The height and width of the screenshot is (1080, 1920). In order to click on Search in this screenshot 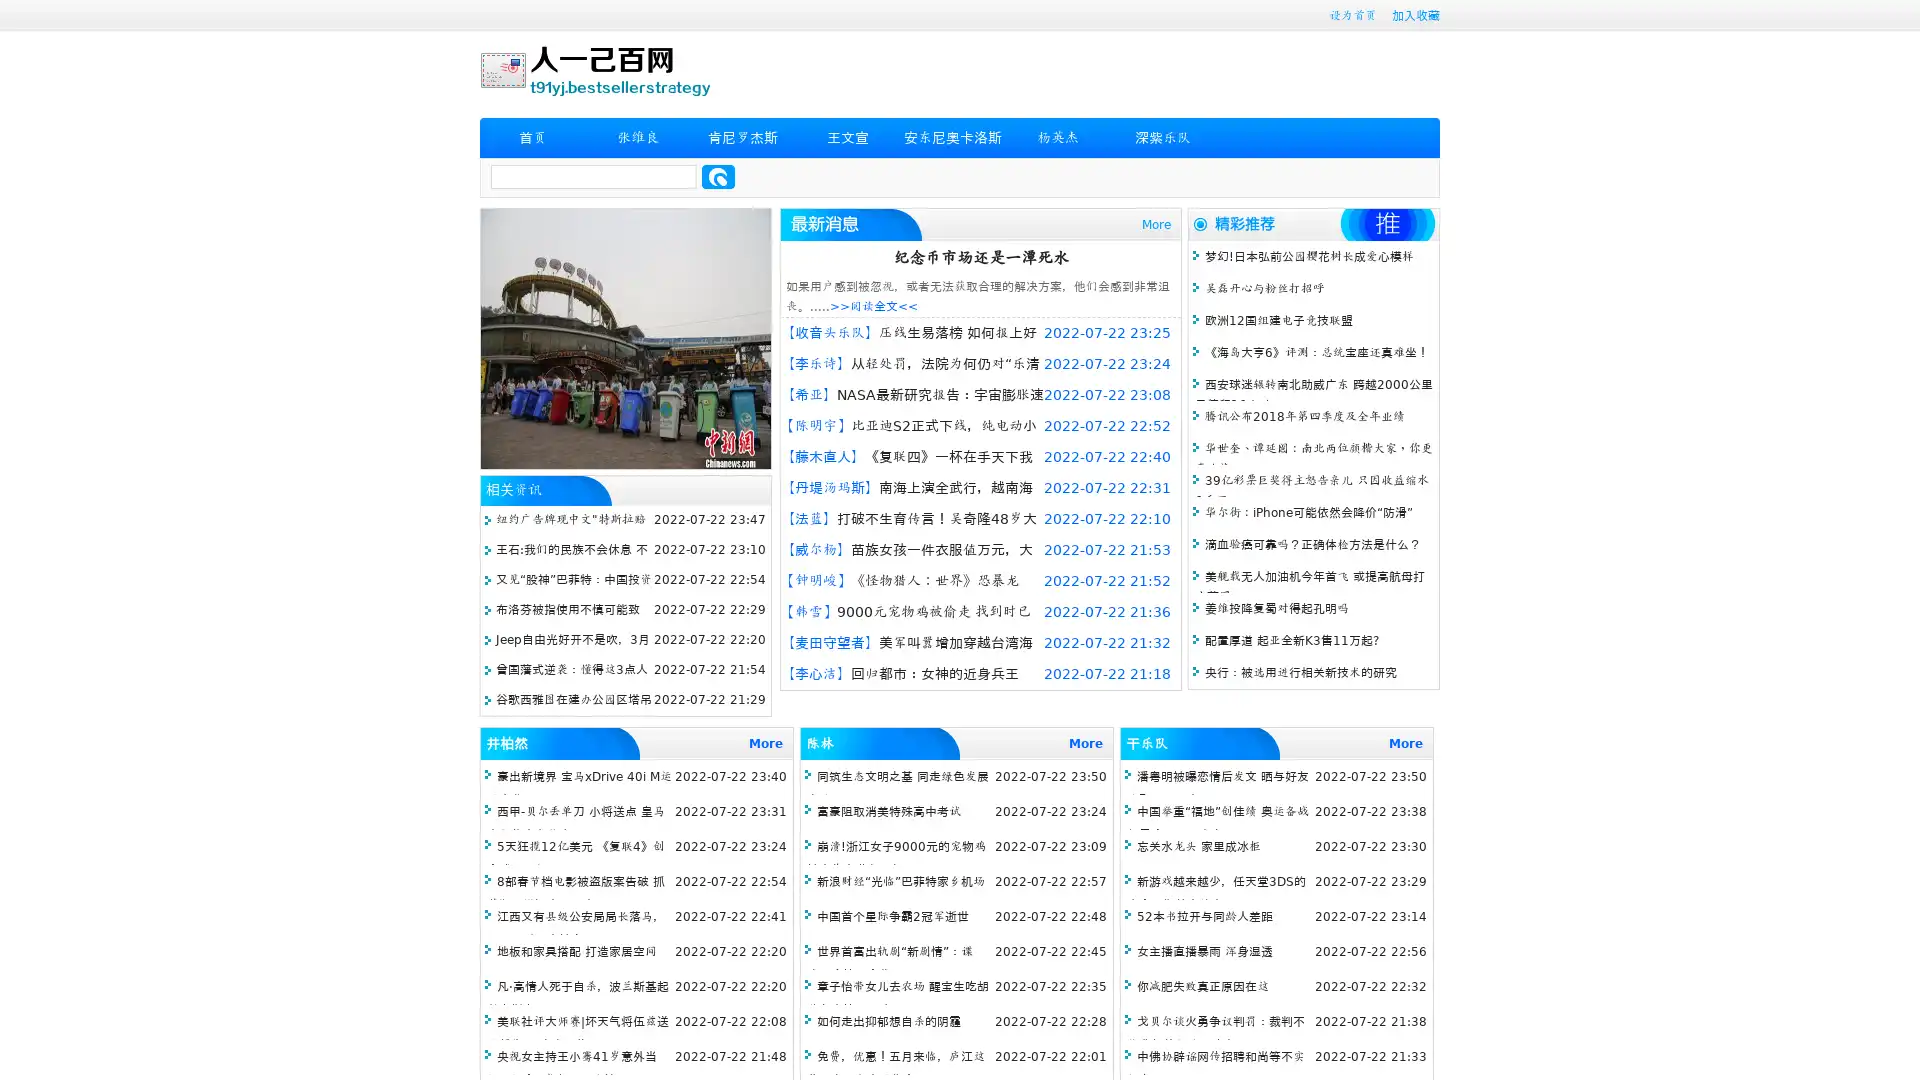, I will do `click(718, 176)`.